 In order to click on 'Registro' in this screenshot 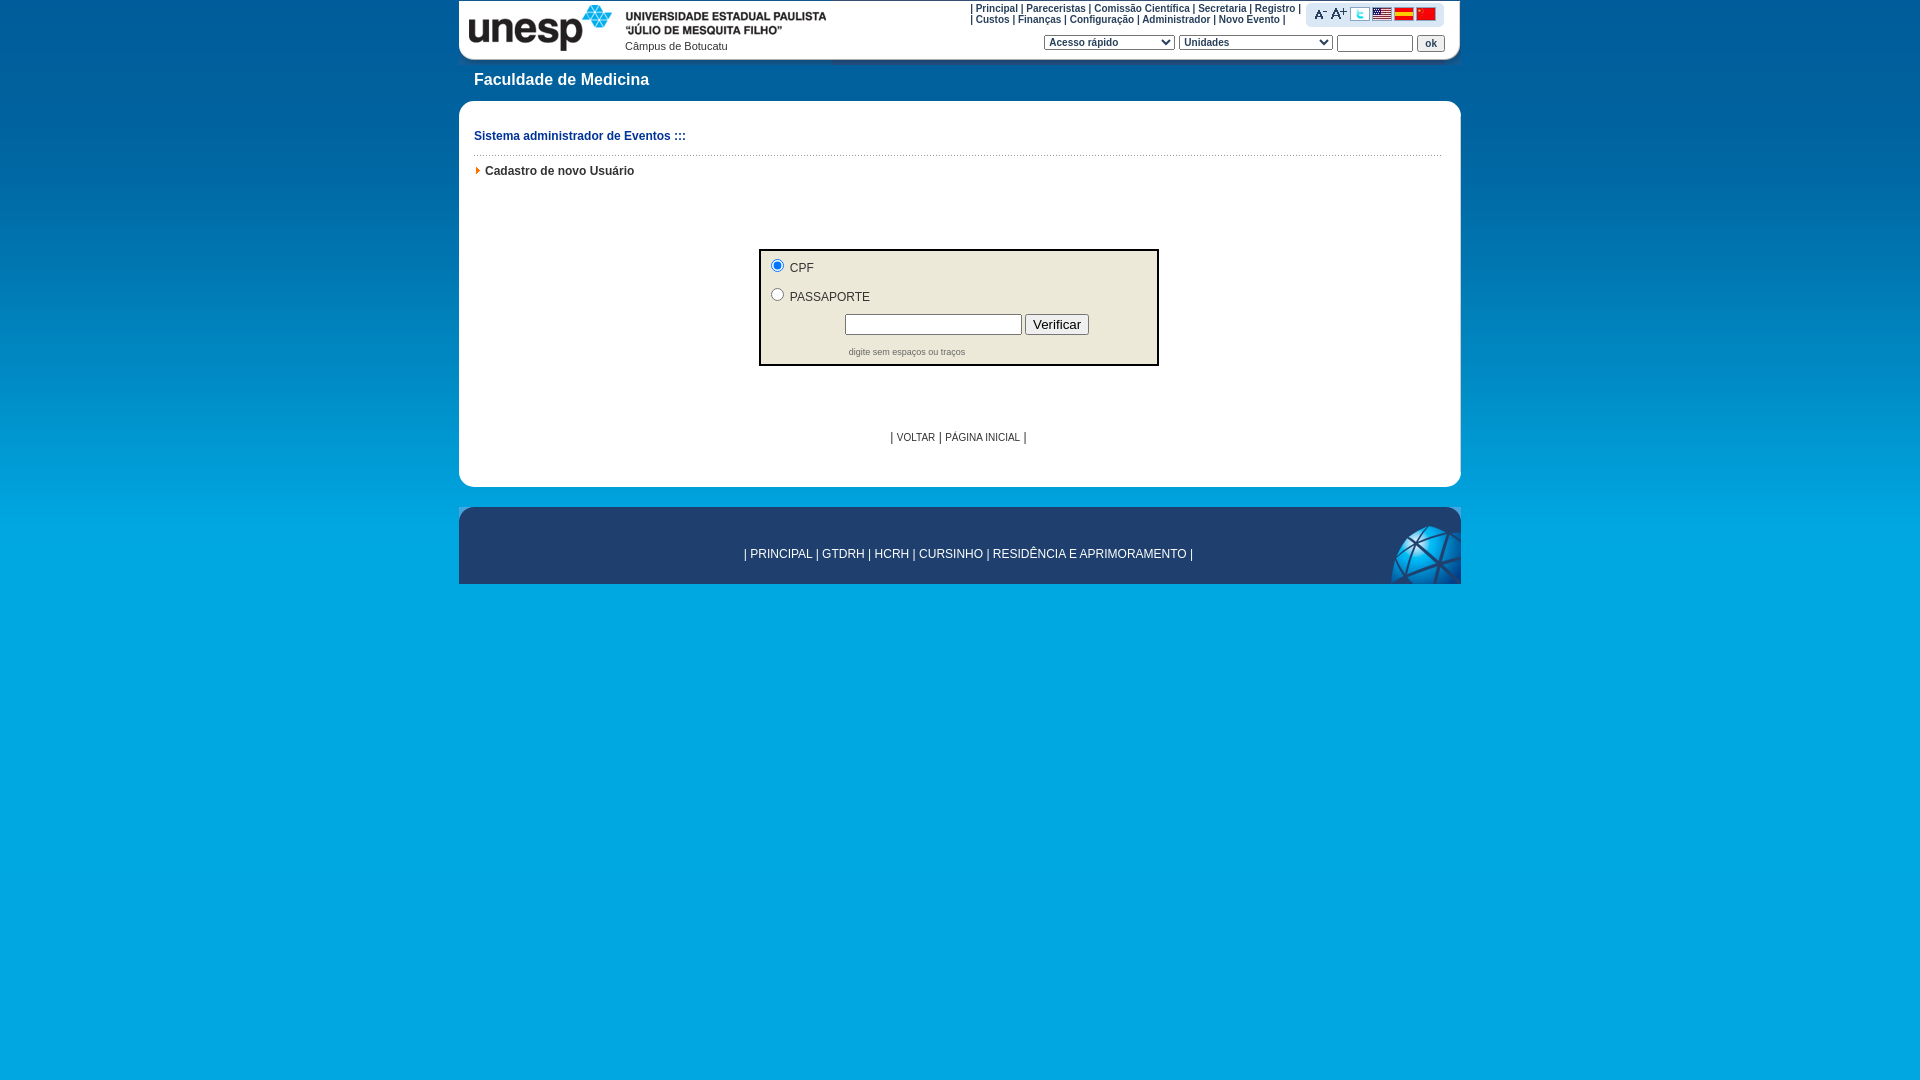, I will do `click(1274, 7)`.